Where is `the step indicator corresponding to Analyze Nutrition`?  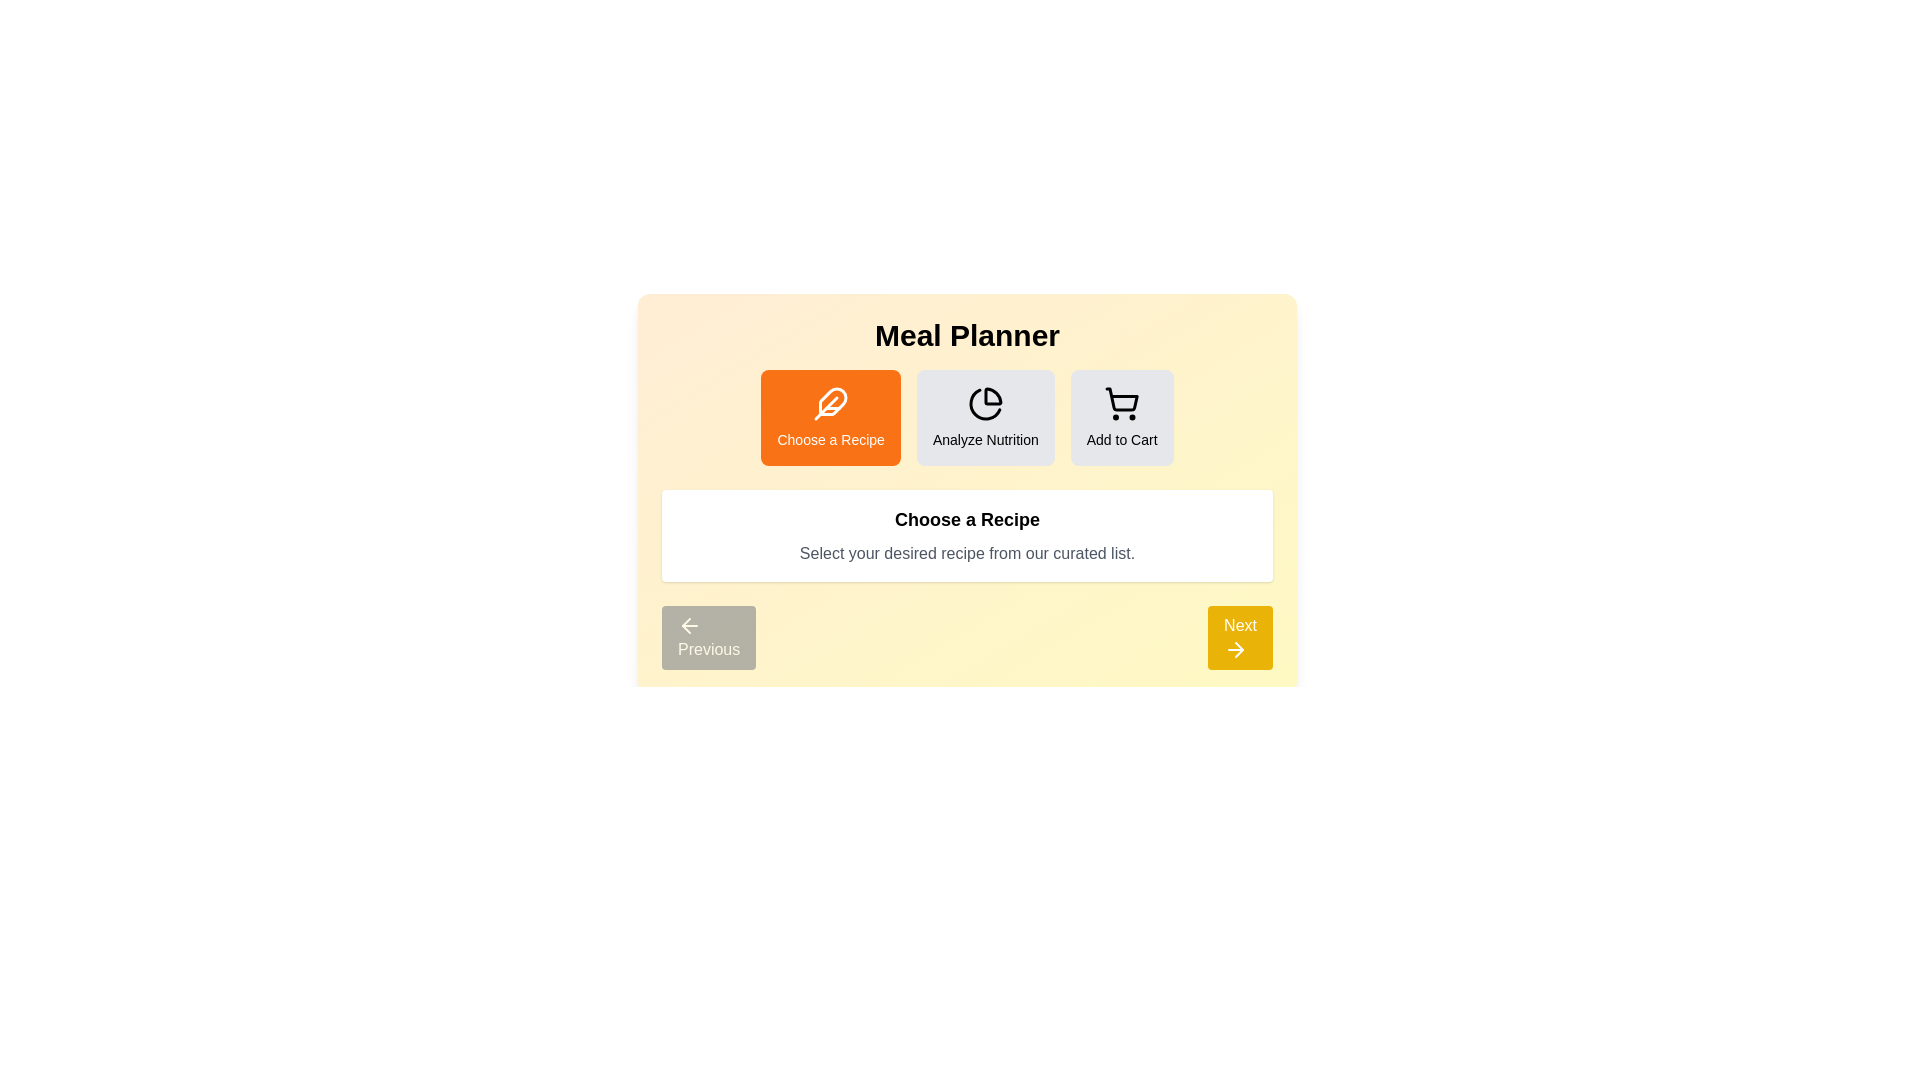 the step indicator corresponding to Analyze Nutrition is located at coordinates (984, 416).